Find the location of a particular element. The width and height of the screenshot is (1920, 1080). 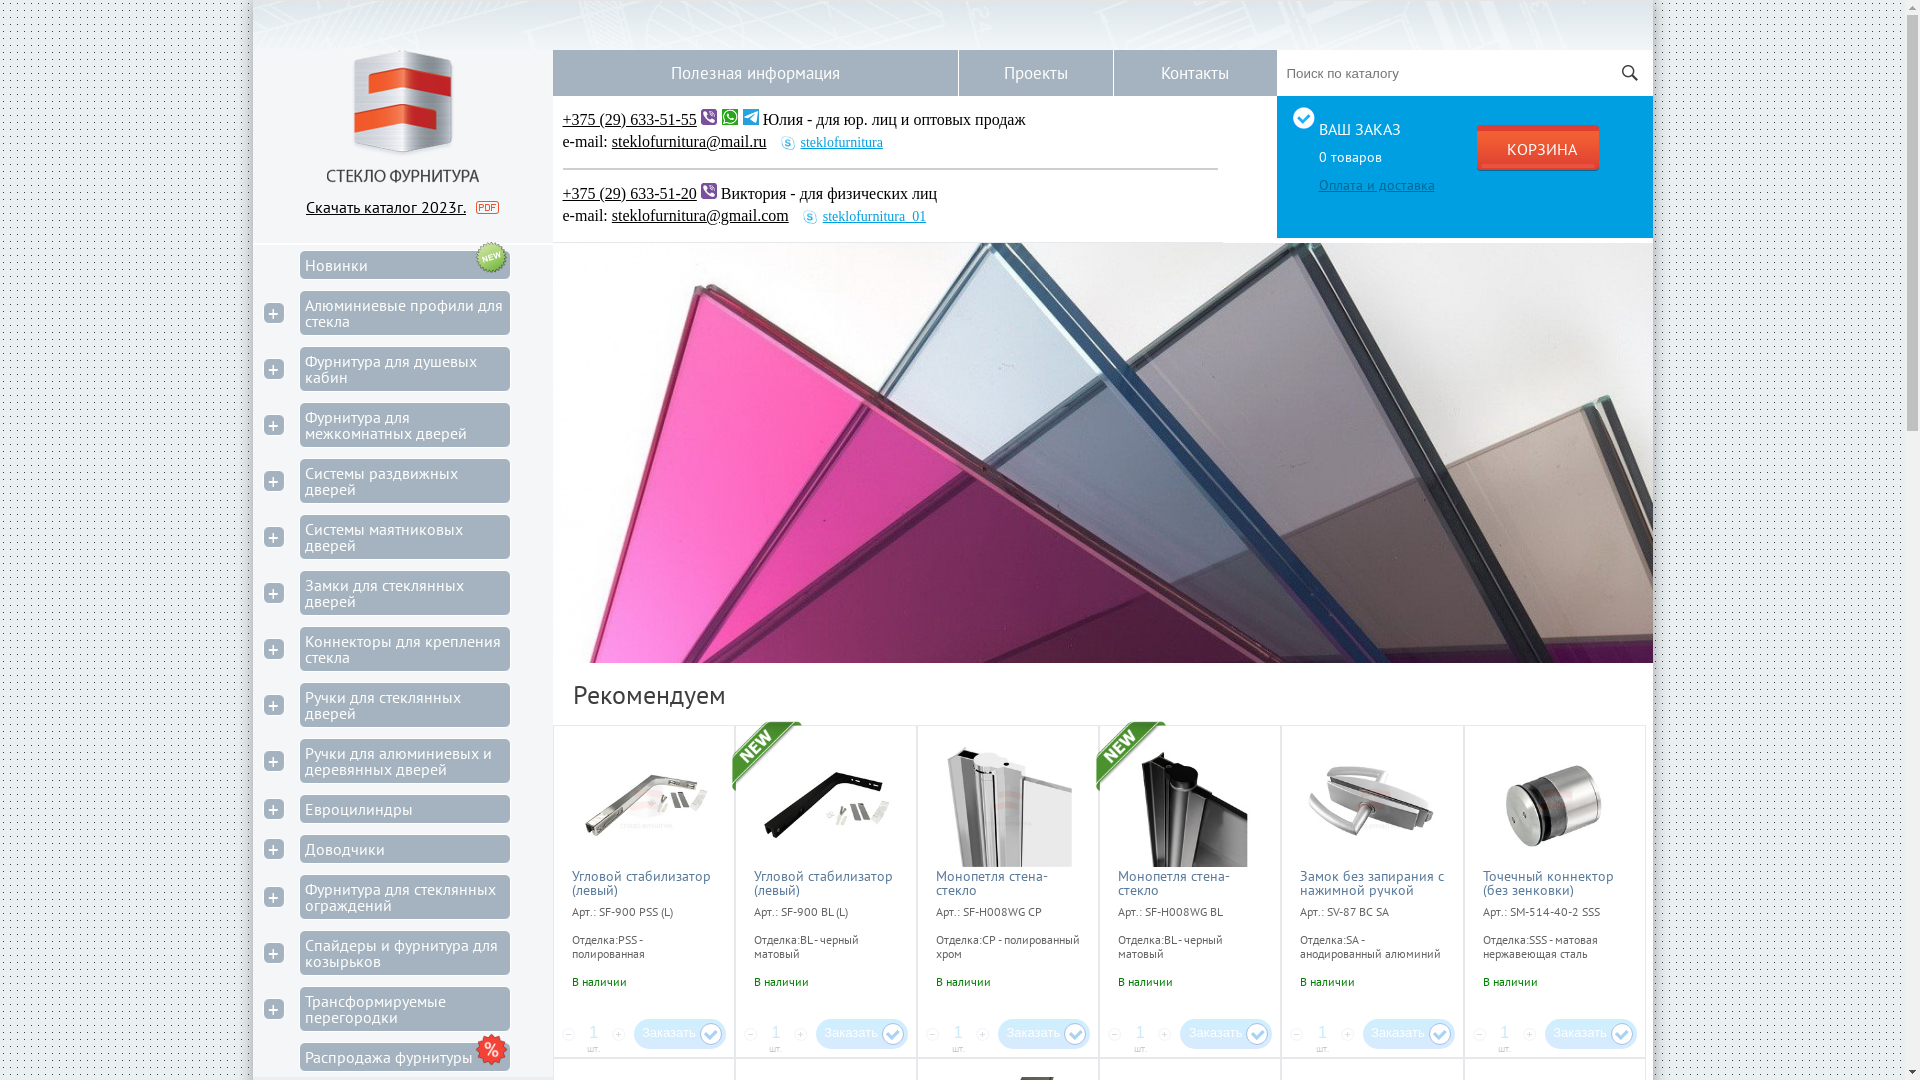

'+375 (29) 633-51-55' is located at coordinates (627, 119).